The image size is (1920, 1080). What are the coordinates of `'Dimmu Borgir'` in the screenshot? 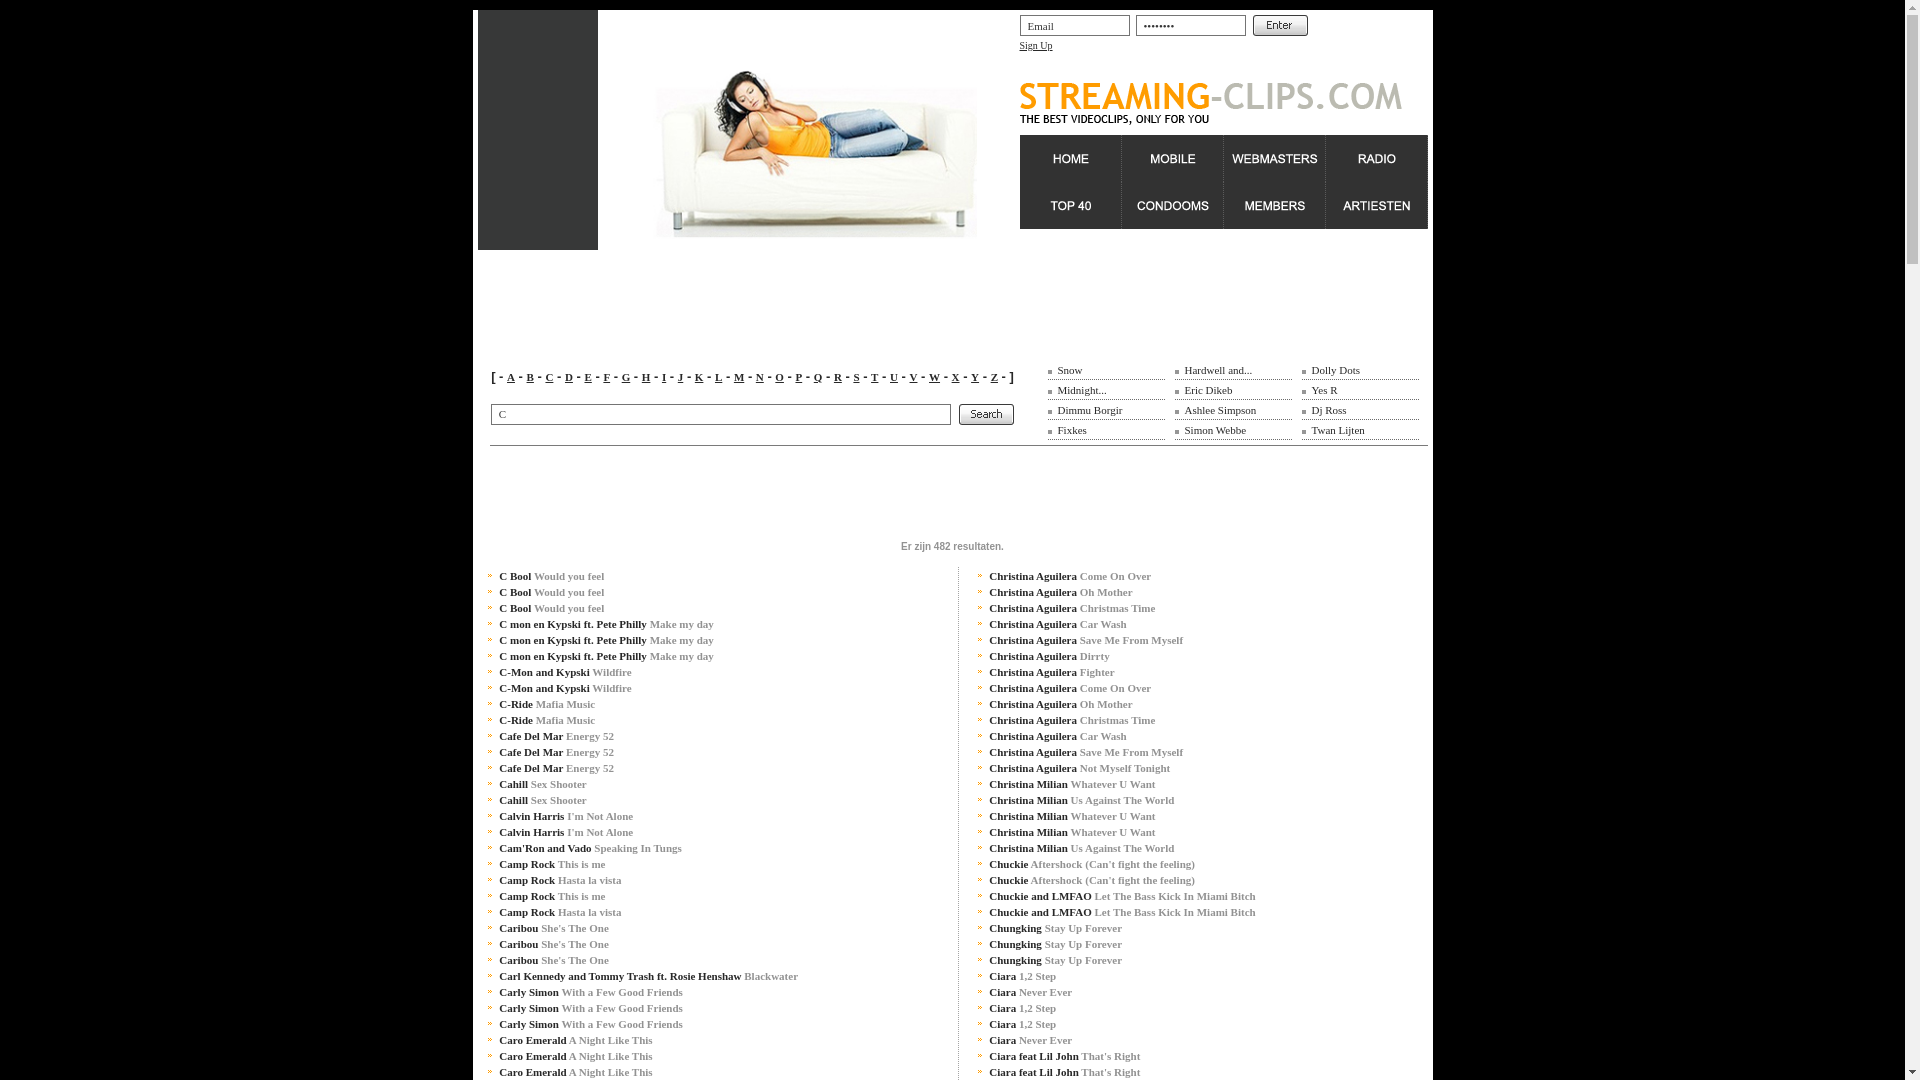 It's located at (1089, 408).